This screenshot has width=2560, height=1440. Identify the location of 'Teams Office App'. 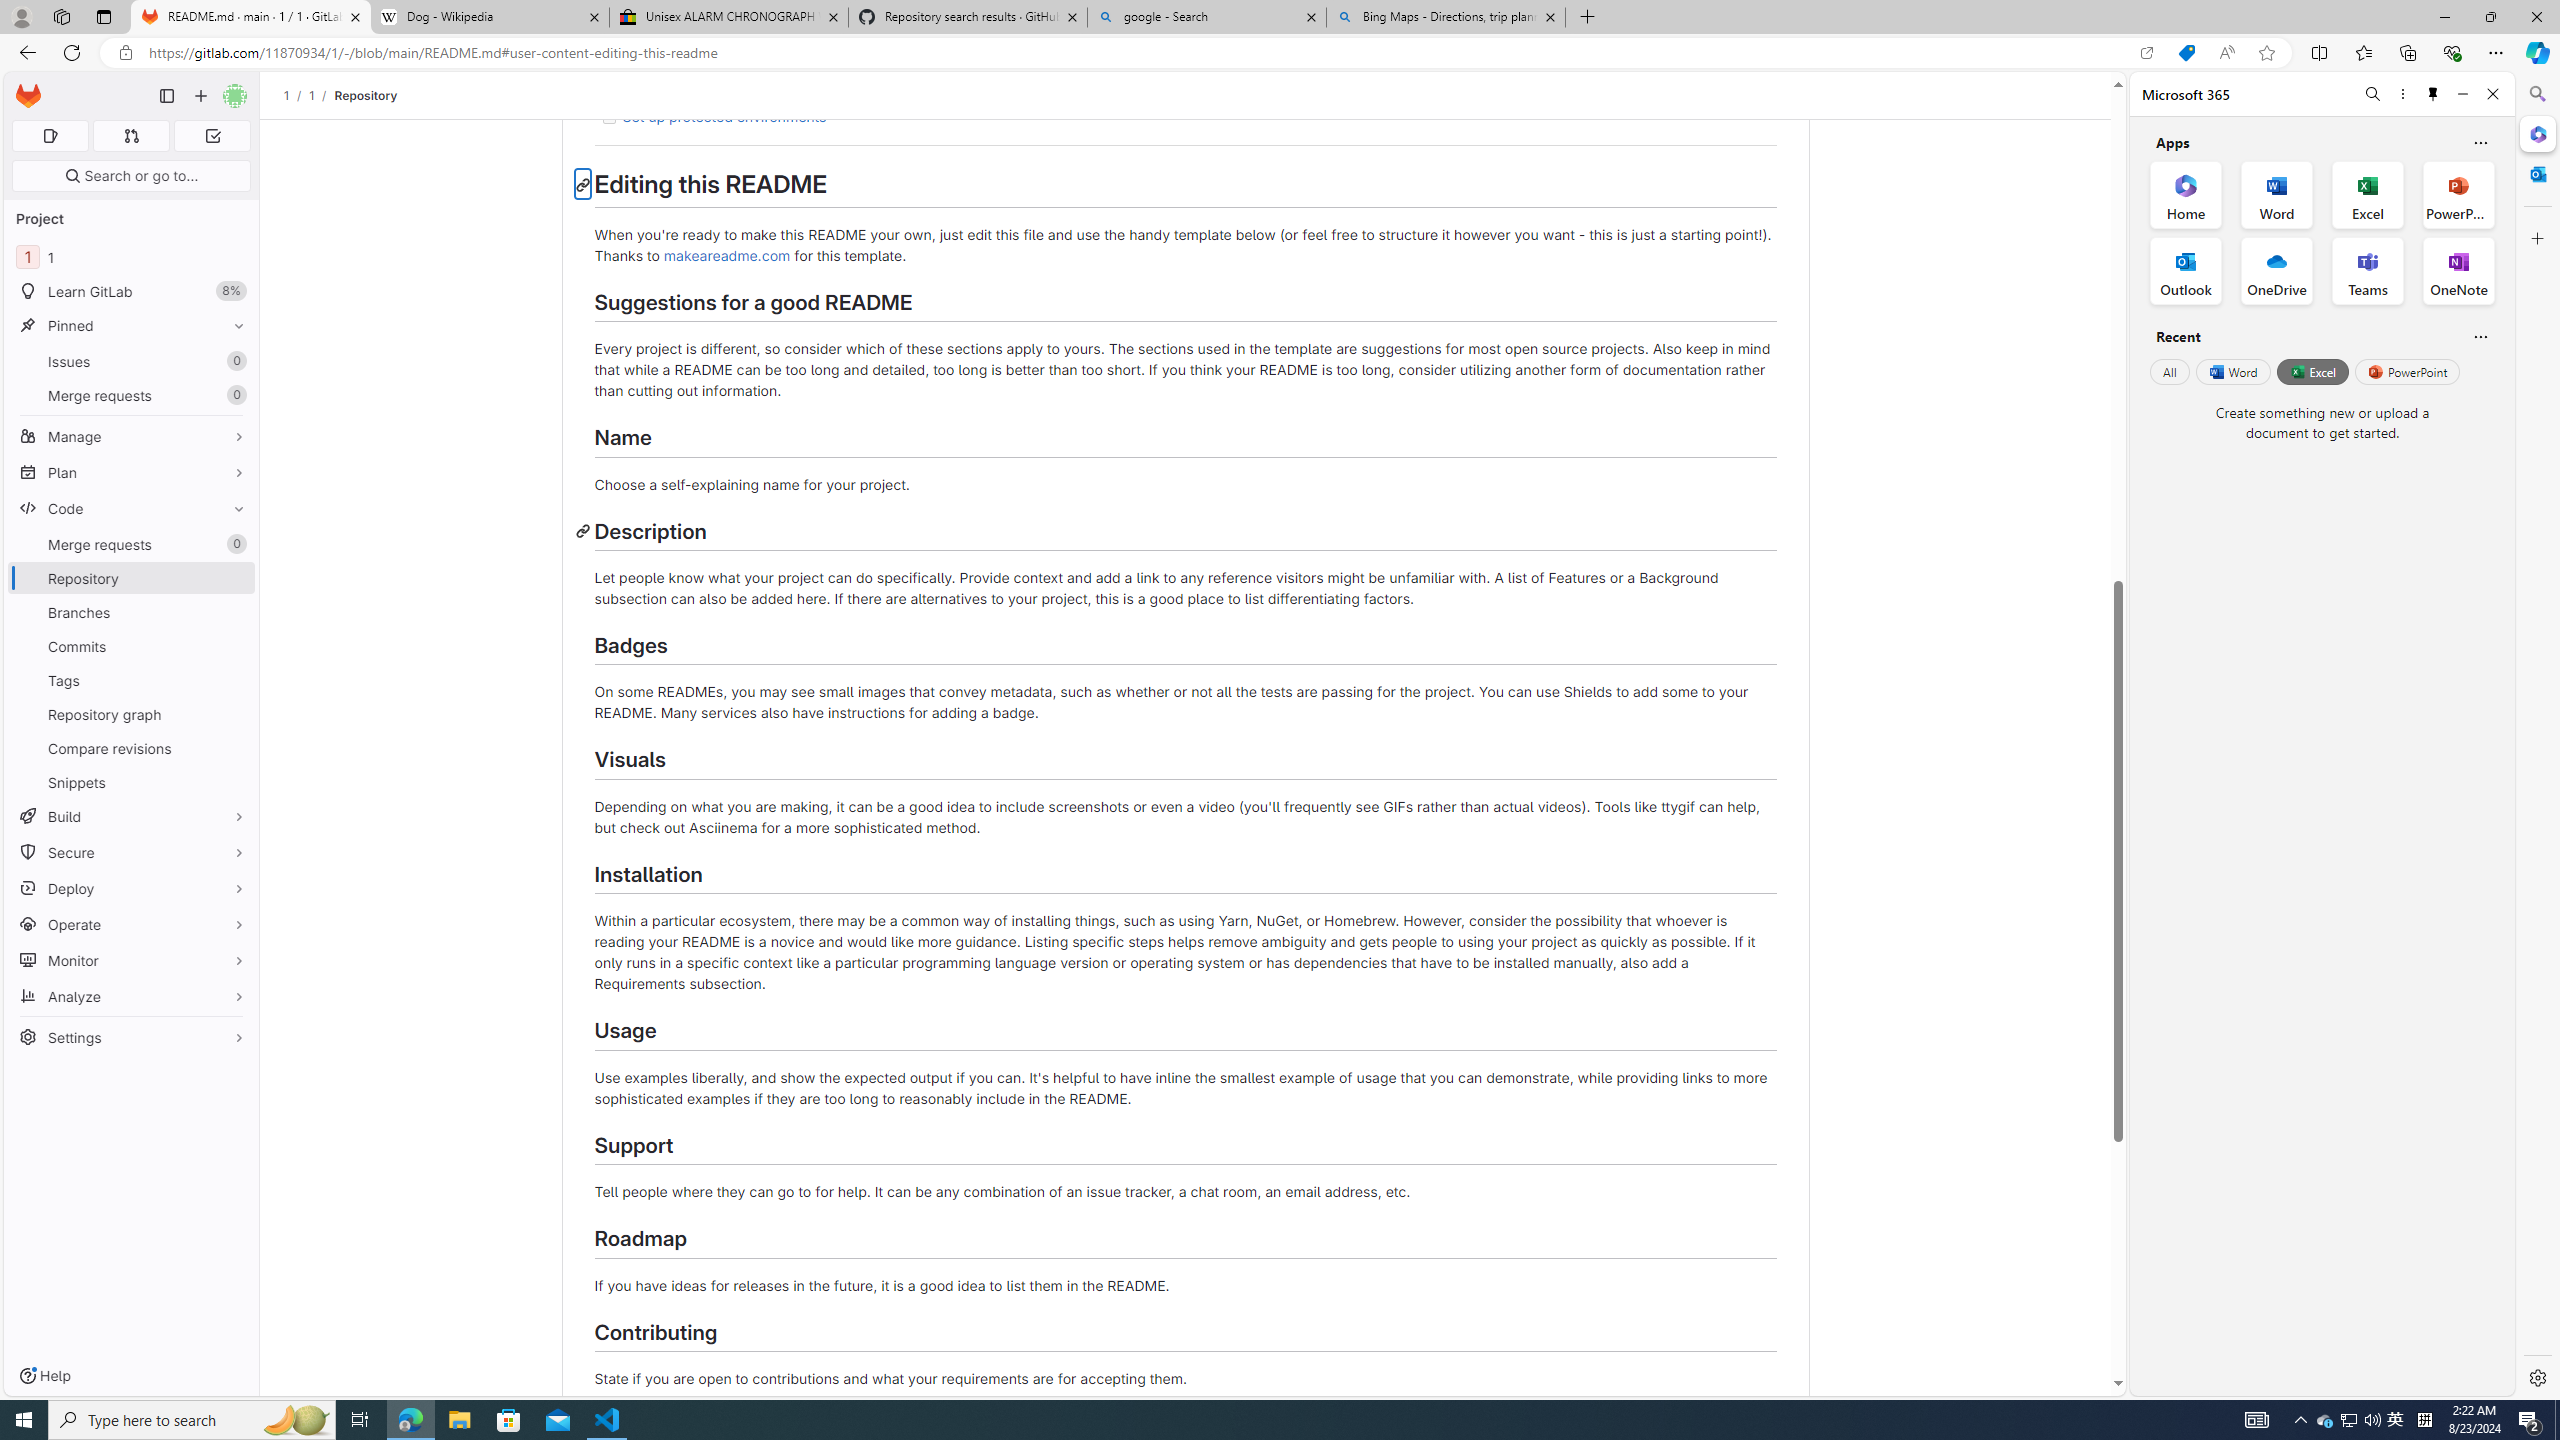
(2368, 271).